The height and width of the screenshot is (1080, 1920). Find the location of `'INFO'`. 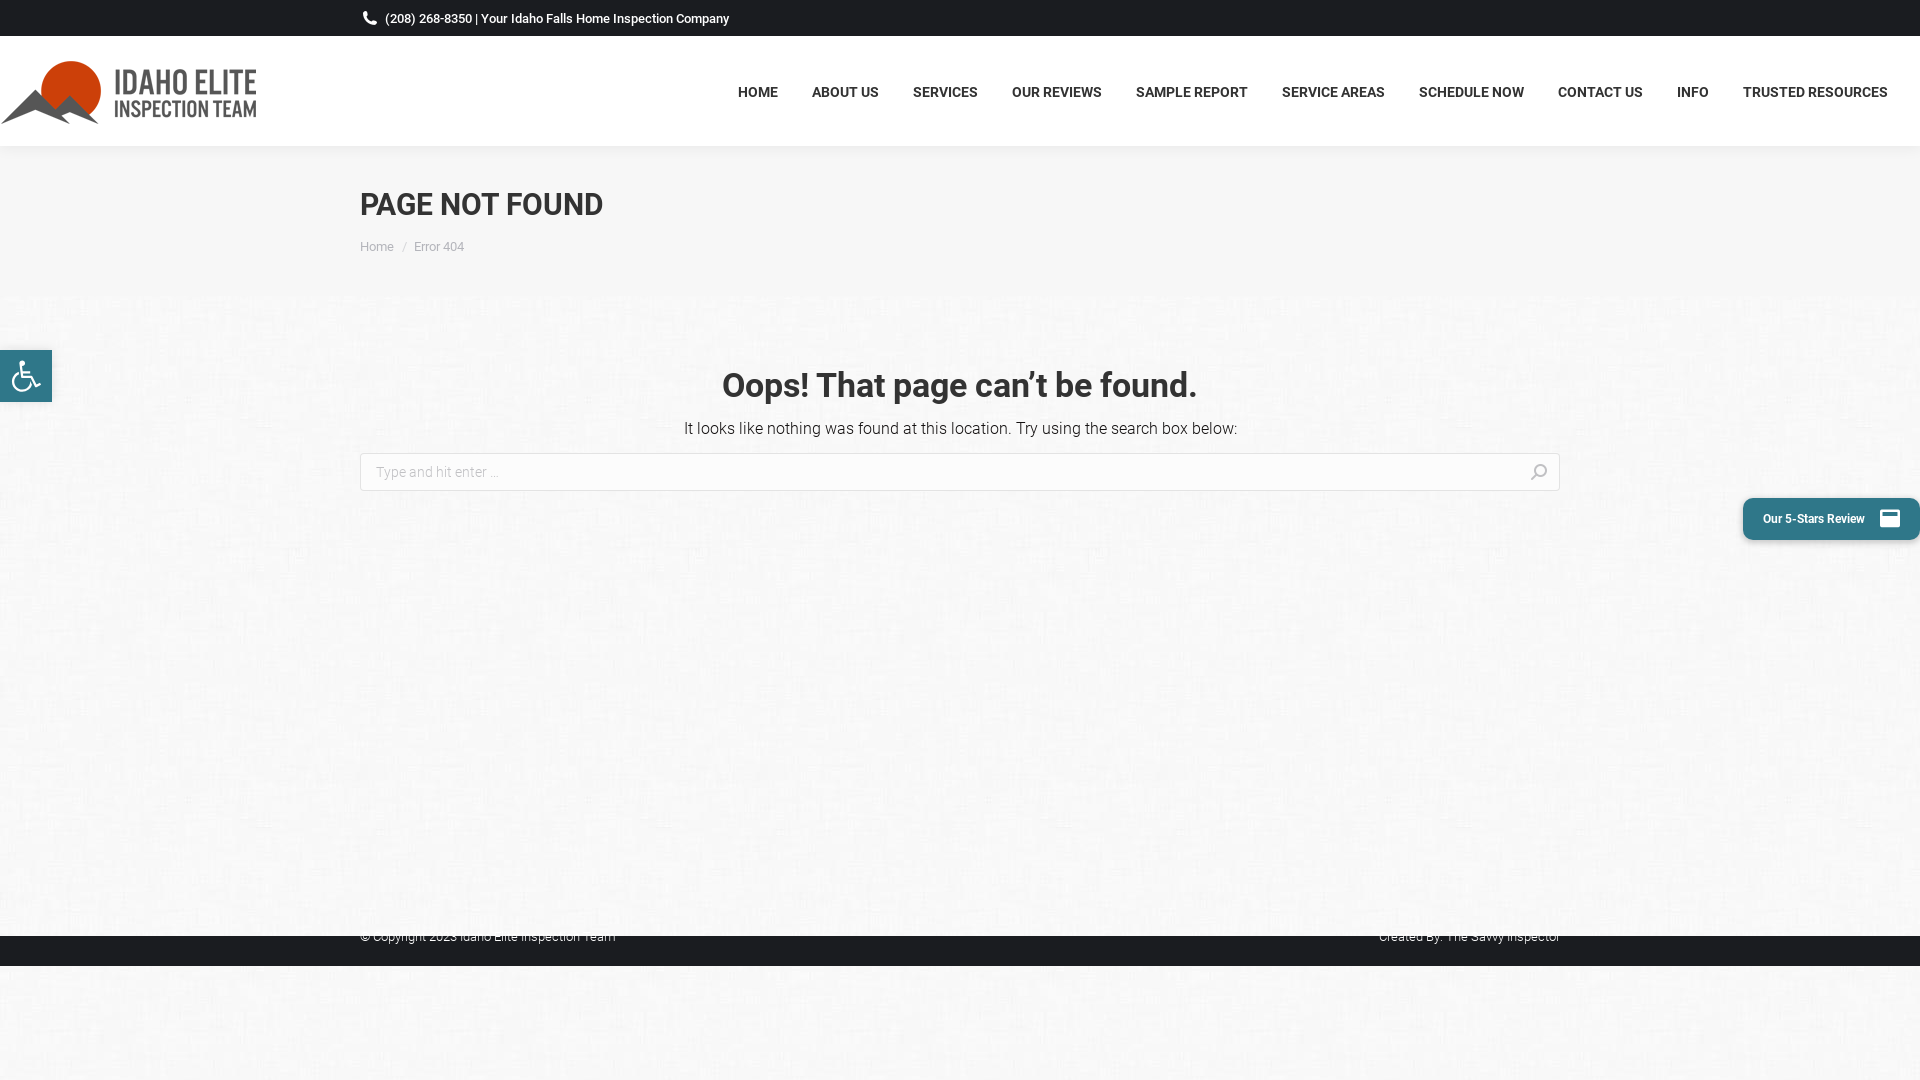

'INFO' is located at coordinates (1692, 91).